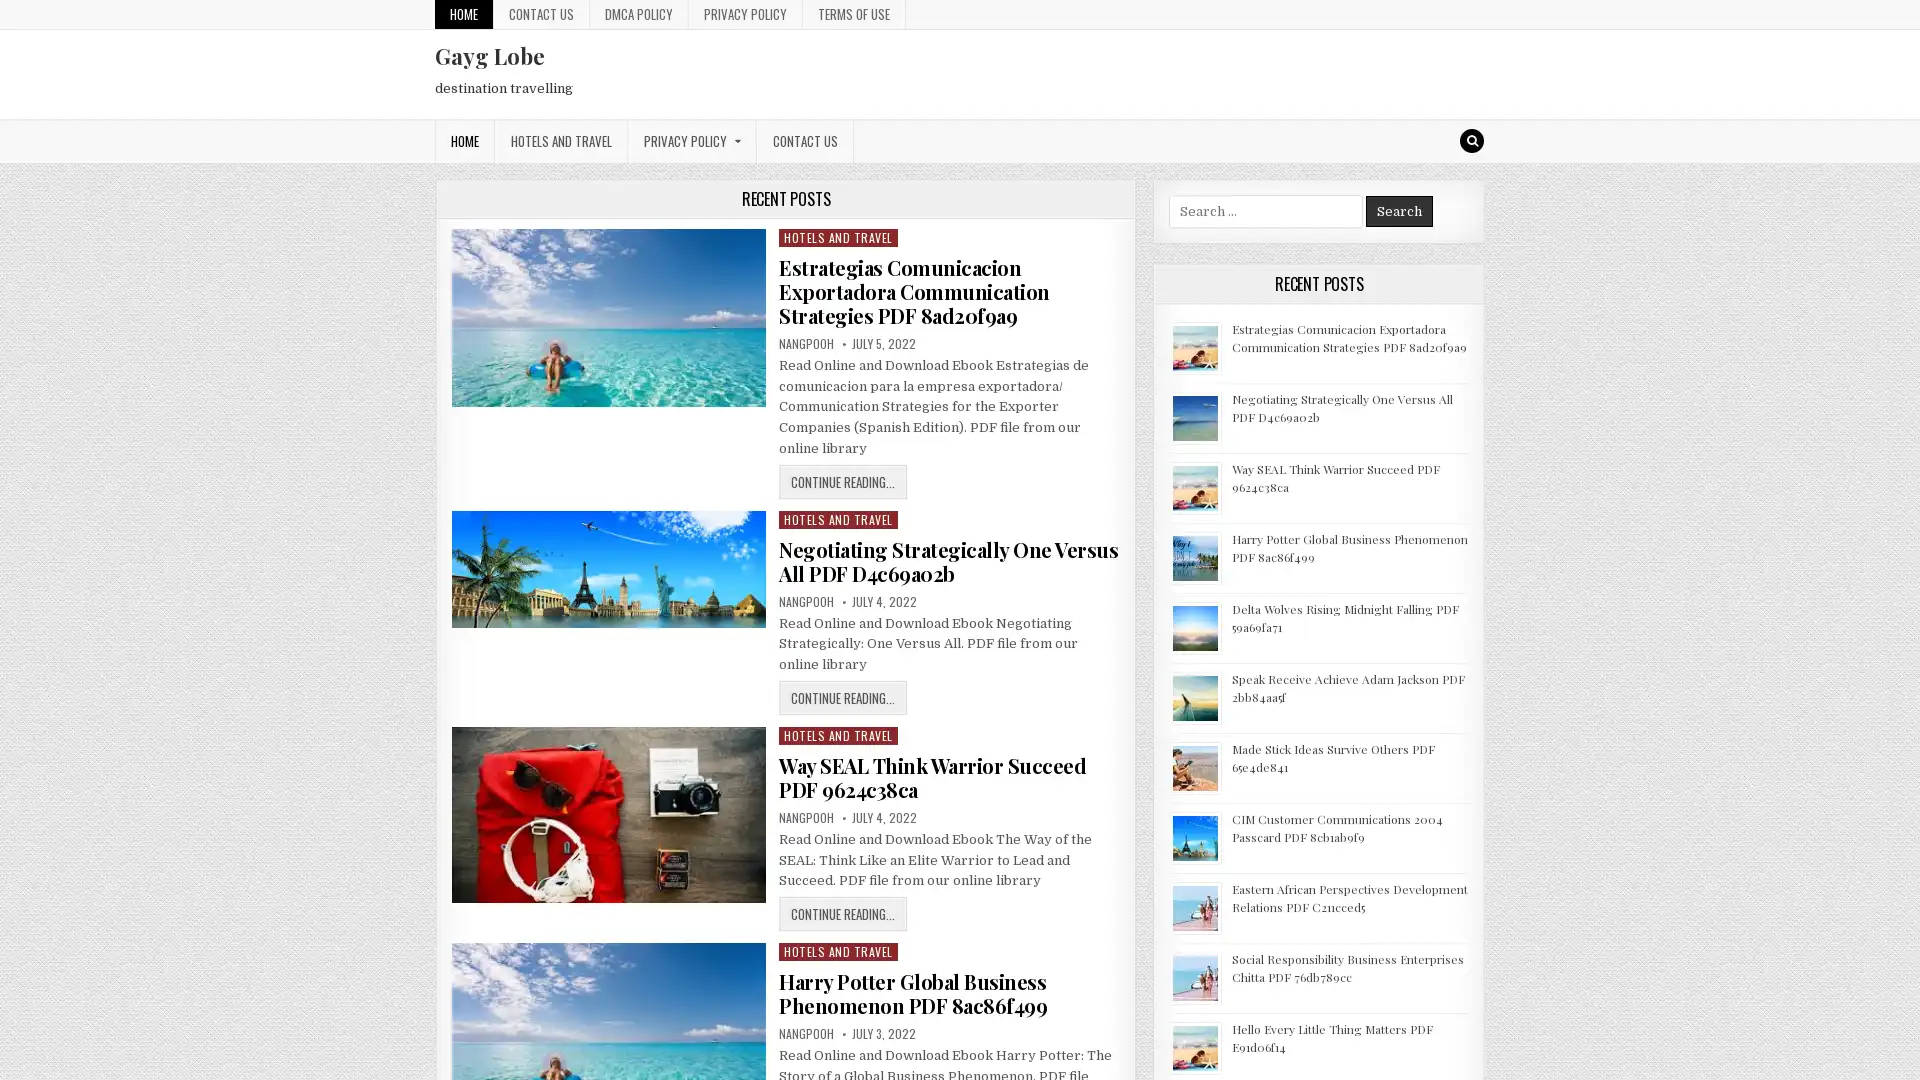  What do you see at coordinates (1398, 211) in the screenshot?
I see `Search` at bounding box center [1398, 211].